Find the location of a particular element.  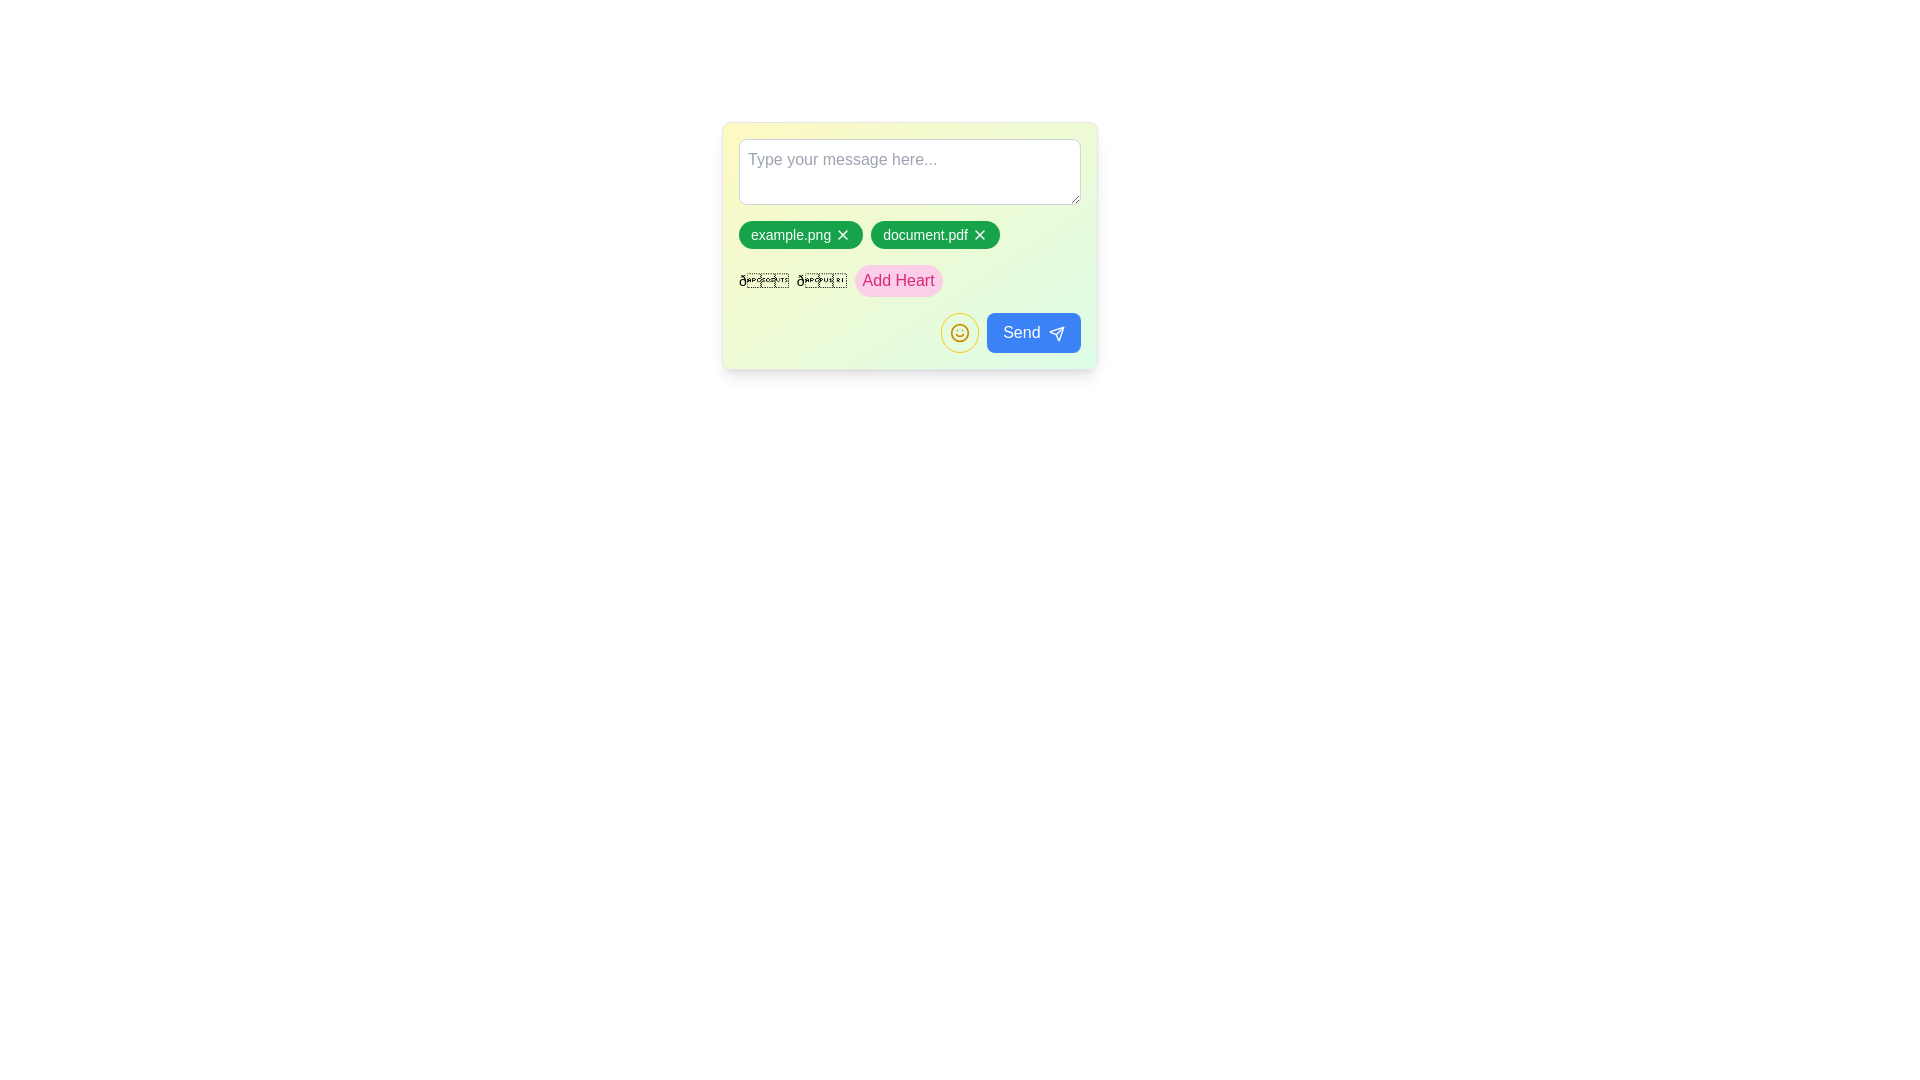

the 'X' icon on the green tag labeled 'document.pdf' is located at coordinates (934, 234).